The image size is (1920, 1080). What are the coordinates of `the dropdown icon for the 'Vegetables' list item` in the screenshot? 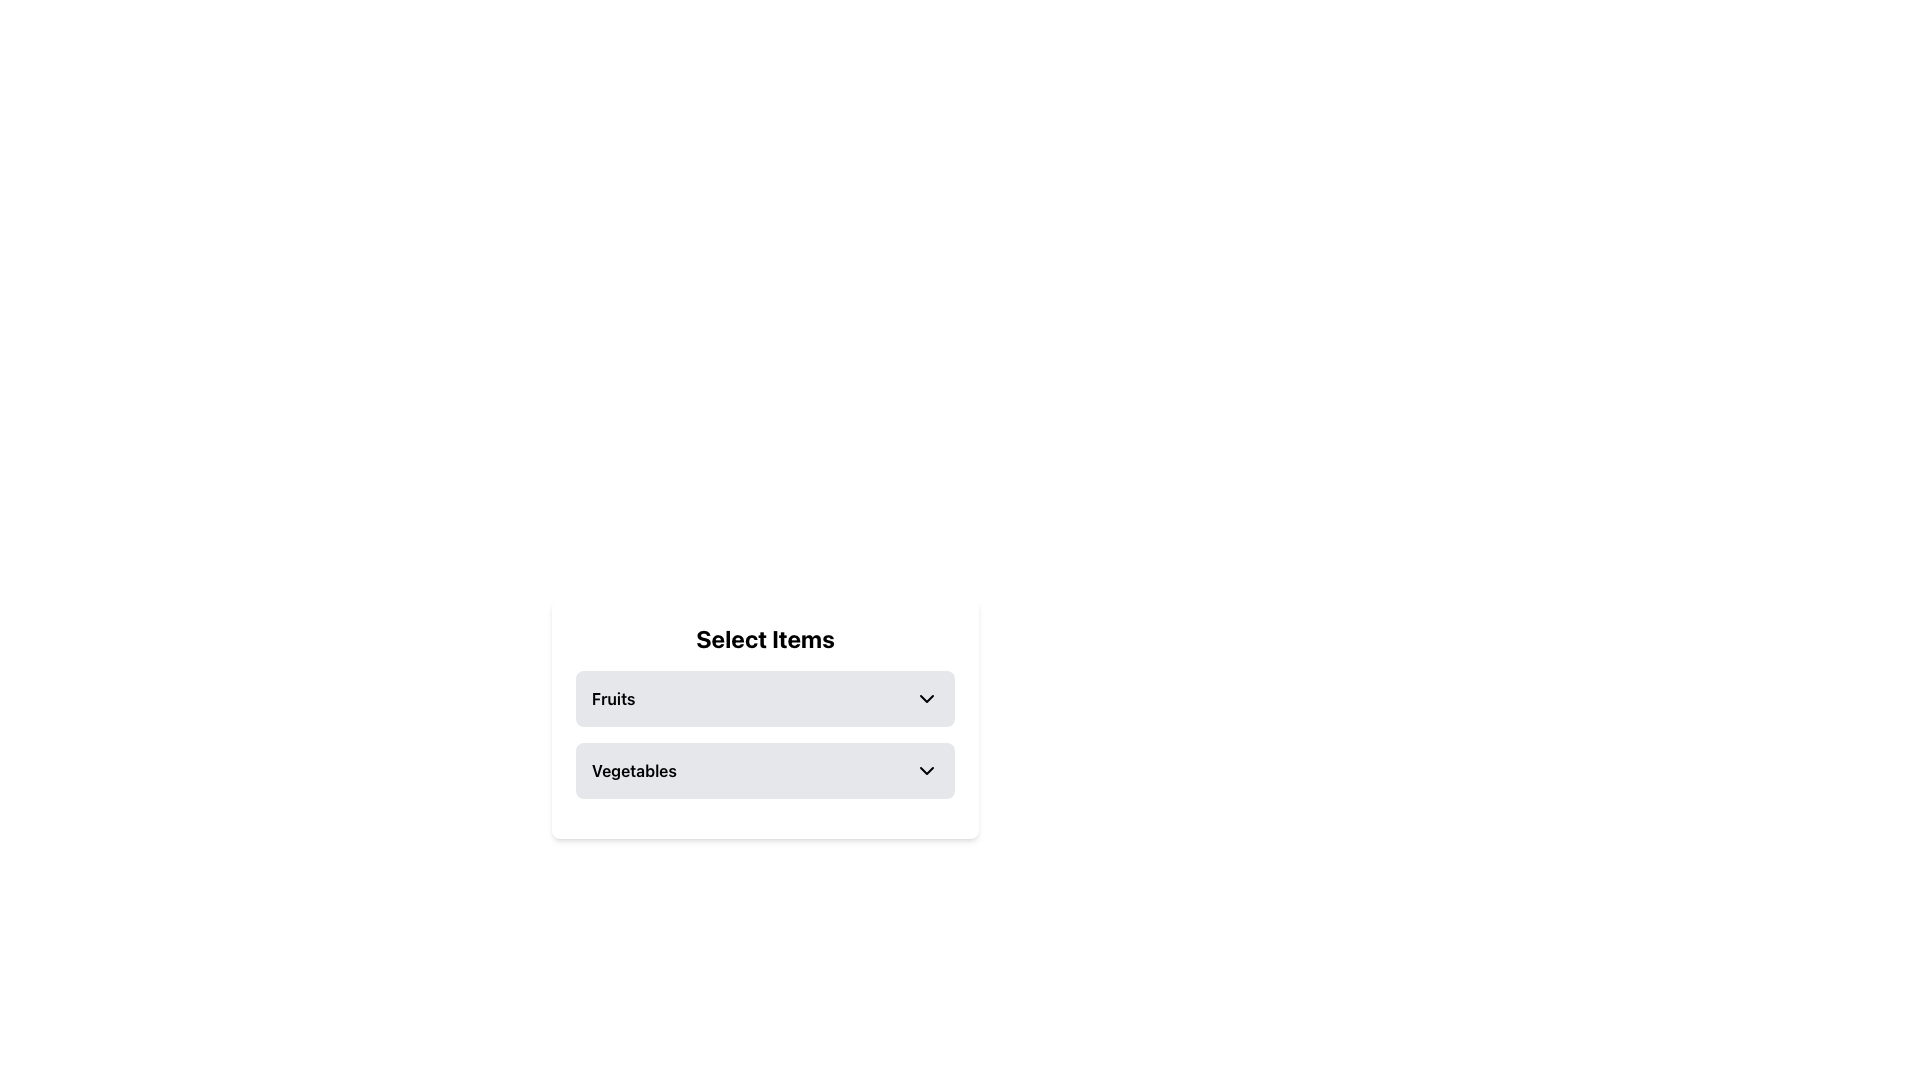 It's located at (925, 770).